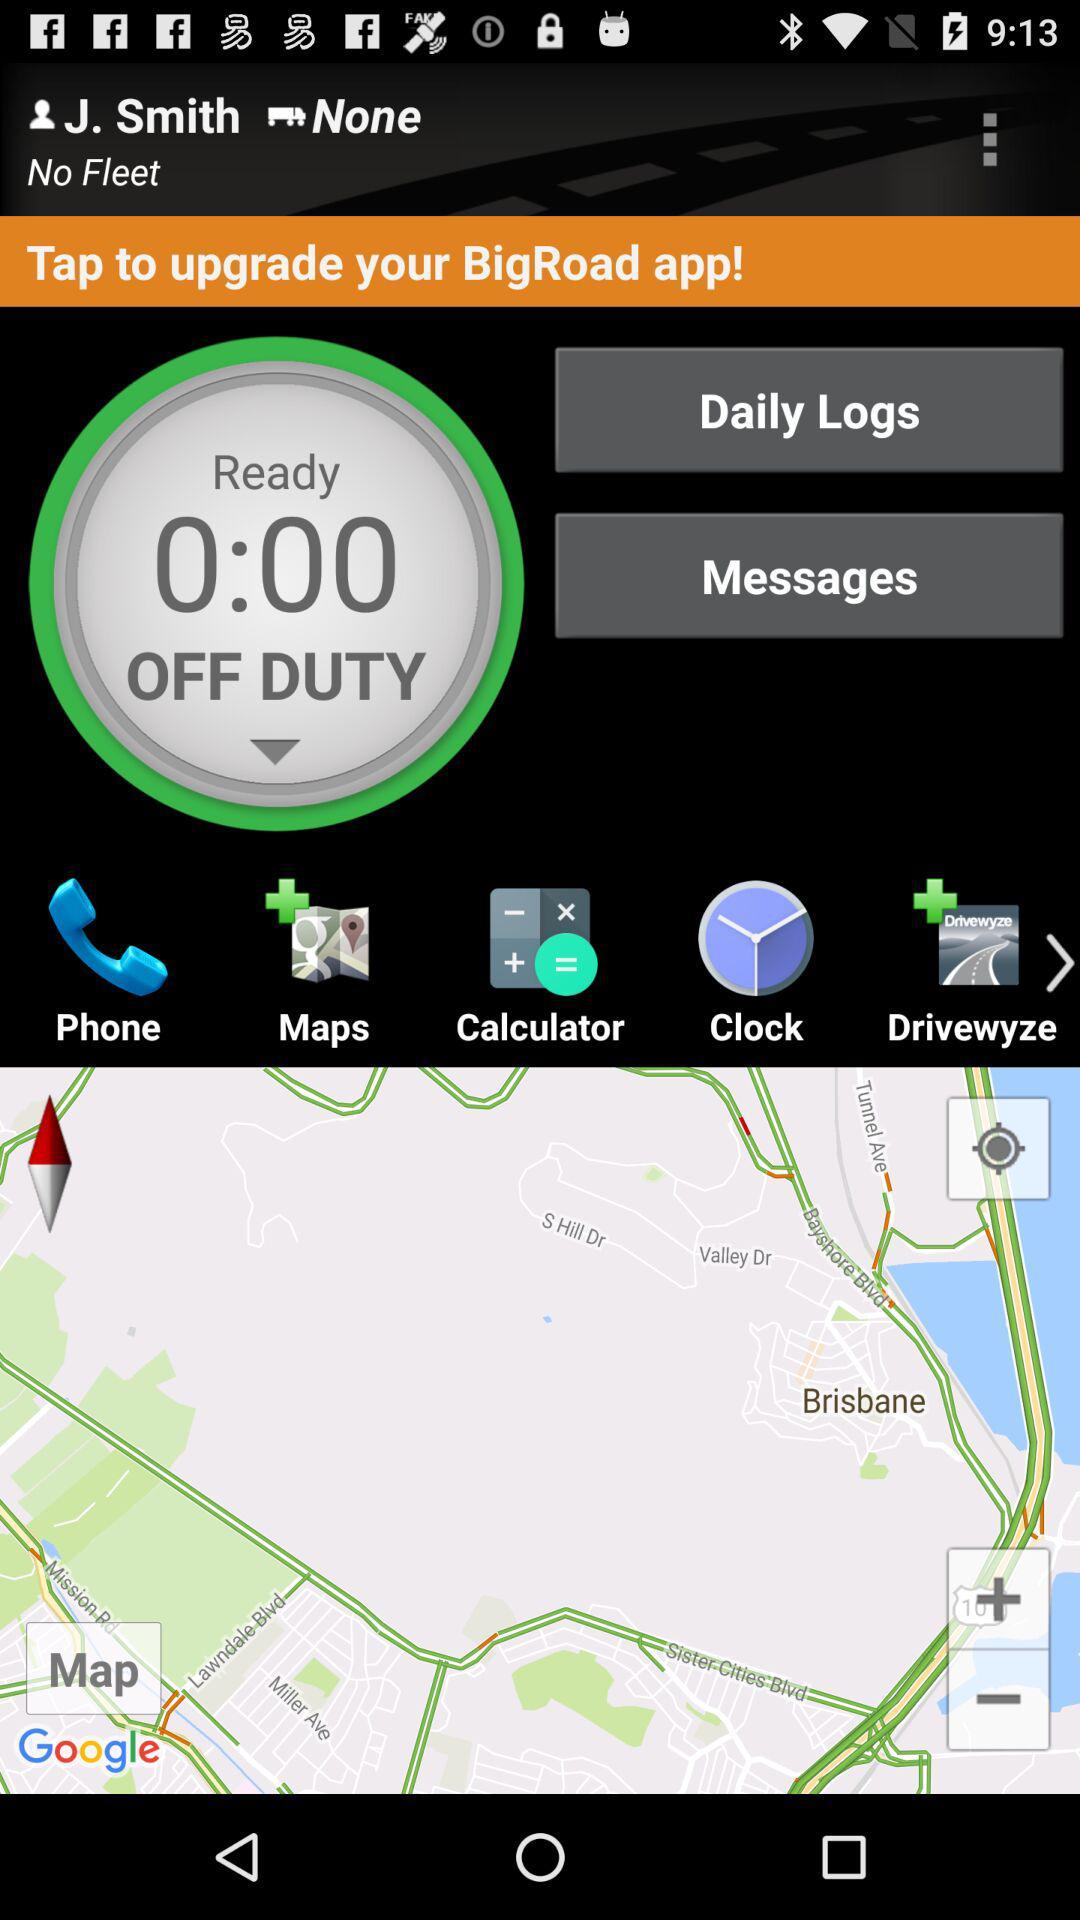  What do you see at coordinates (808, 574) in the screenshot?
I see `the item below daily logs item` at bounding box center [808, 574].